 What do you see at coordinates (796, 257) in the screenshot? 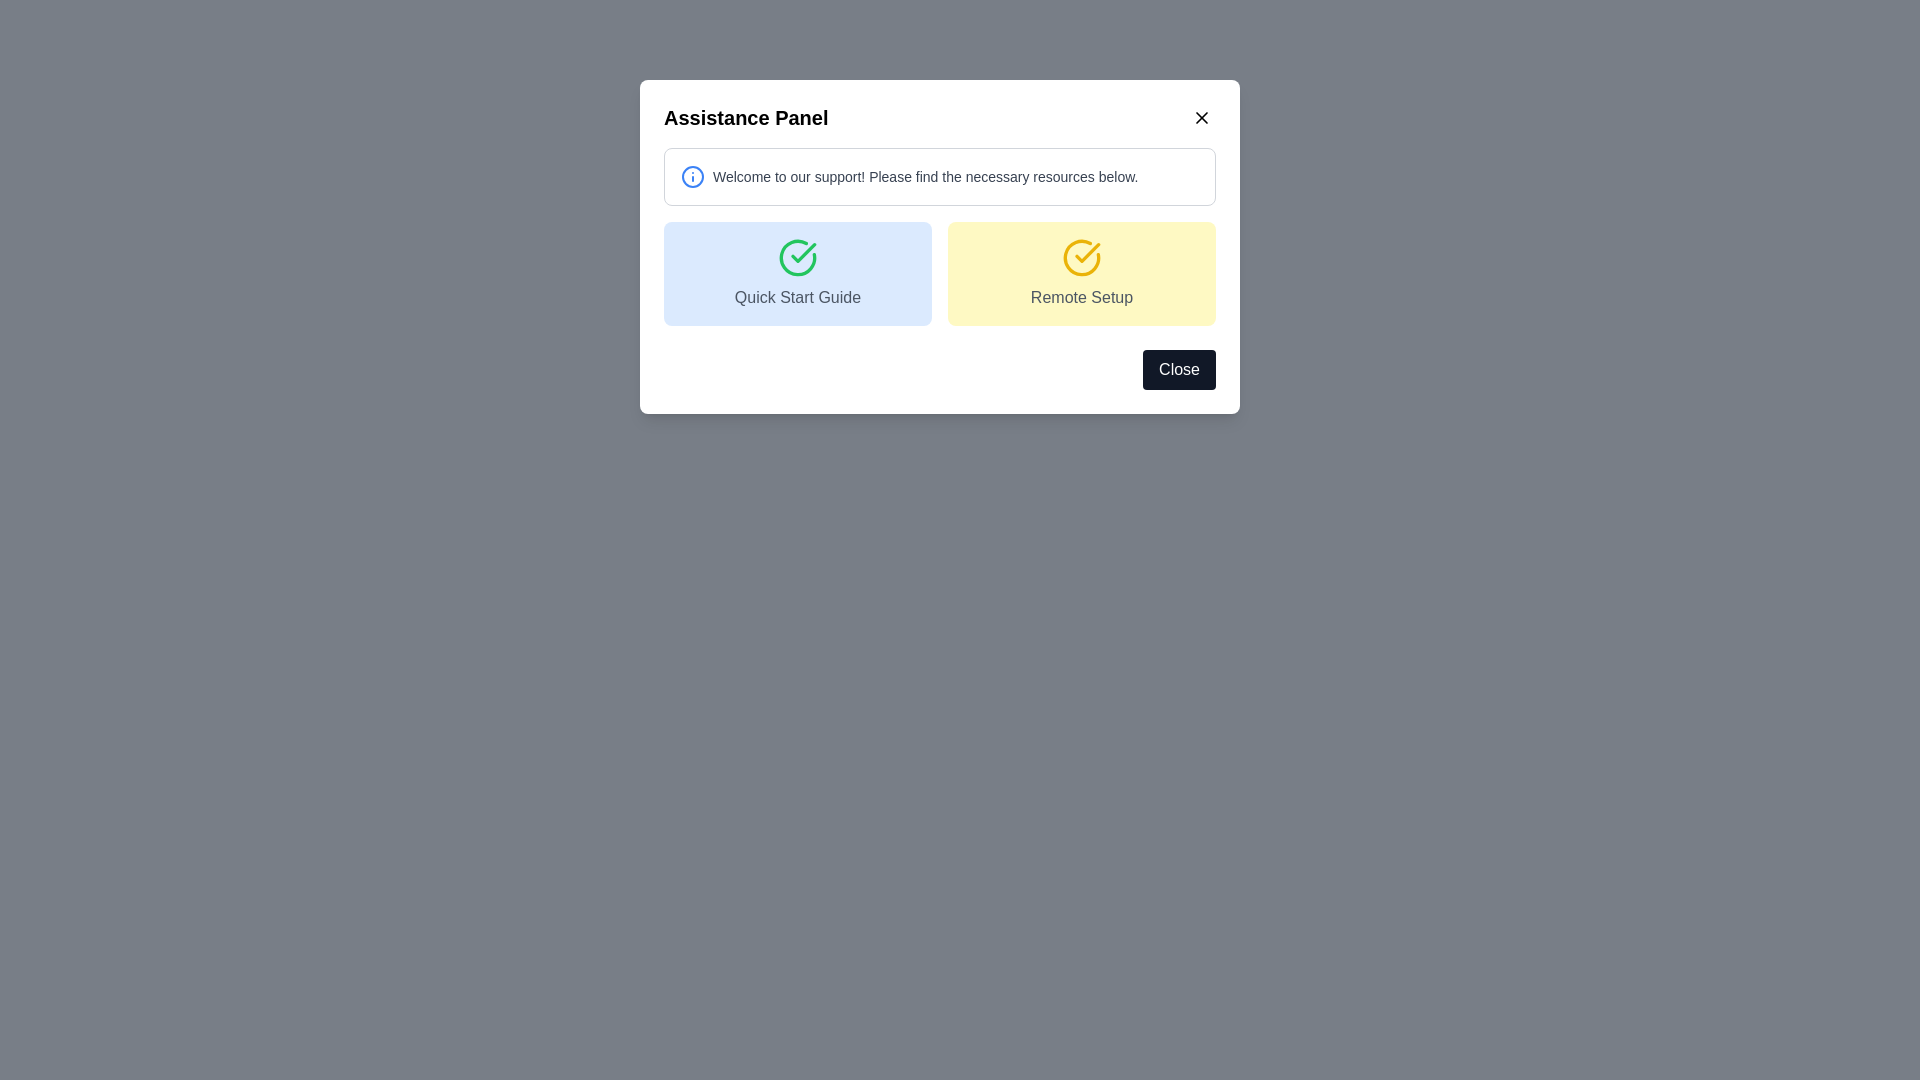
I see `the green checkmark icon within the blue rectangular button labeled 'Quick Start Guide' located in the Assistance Panel dialog box` at bounding box center [796, 257].